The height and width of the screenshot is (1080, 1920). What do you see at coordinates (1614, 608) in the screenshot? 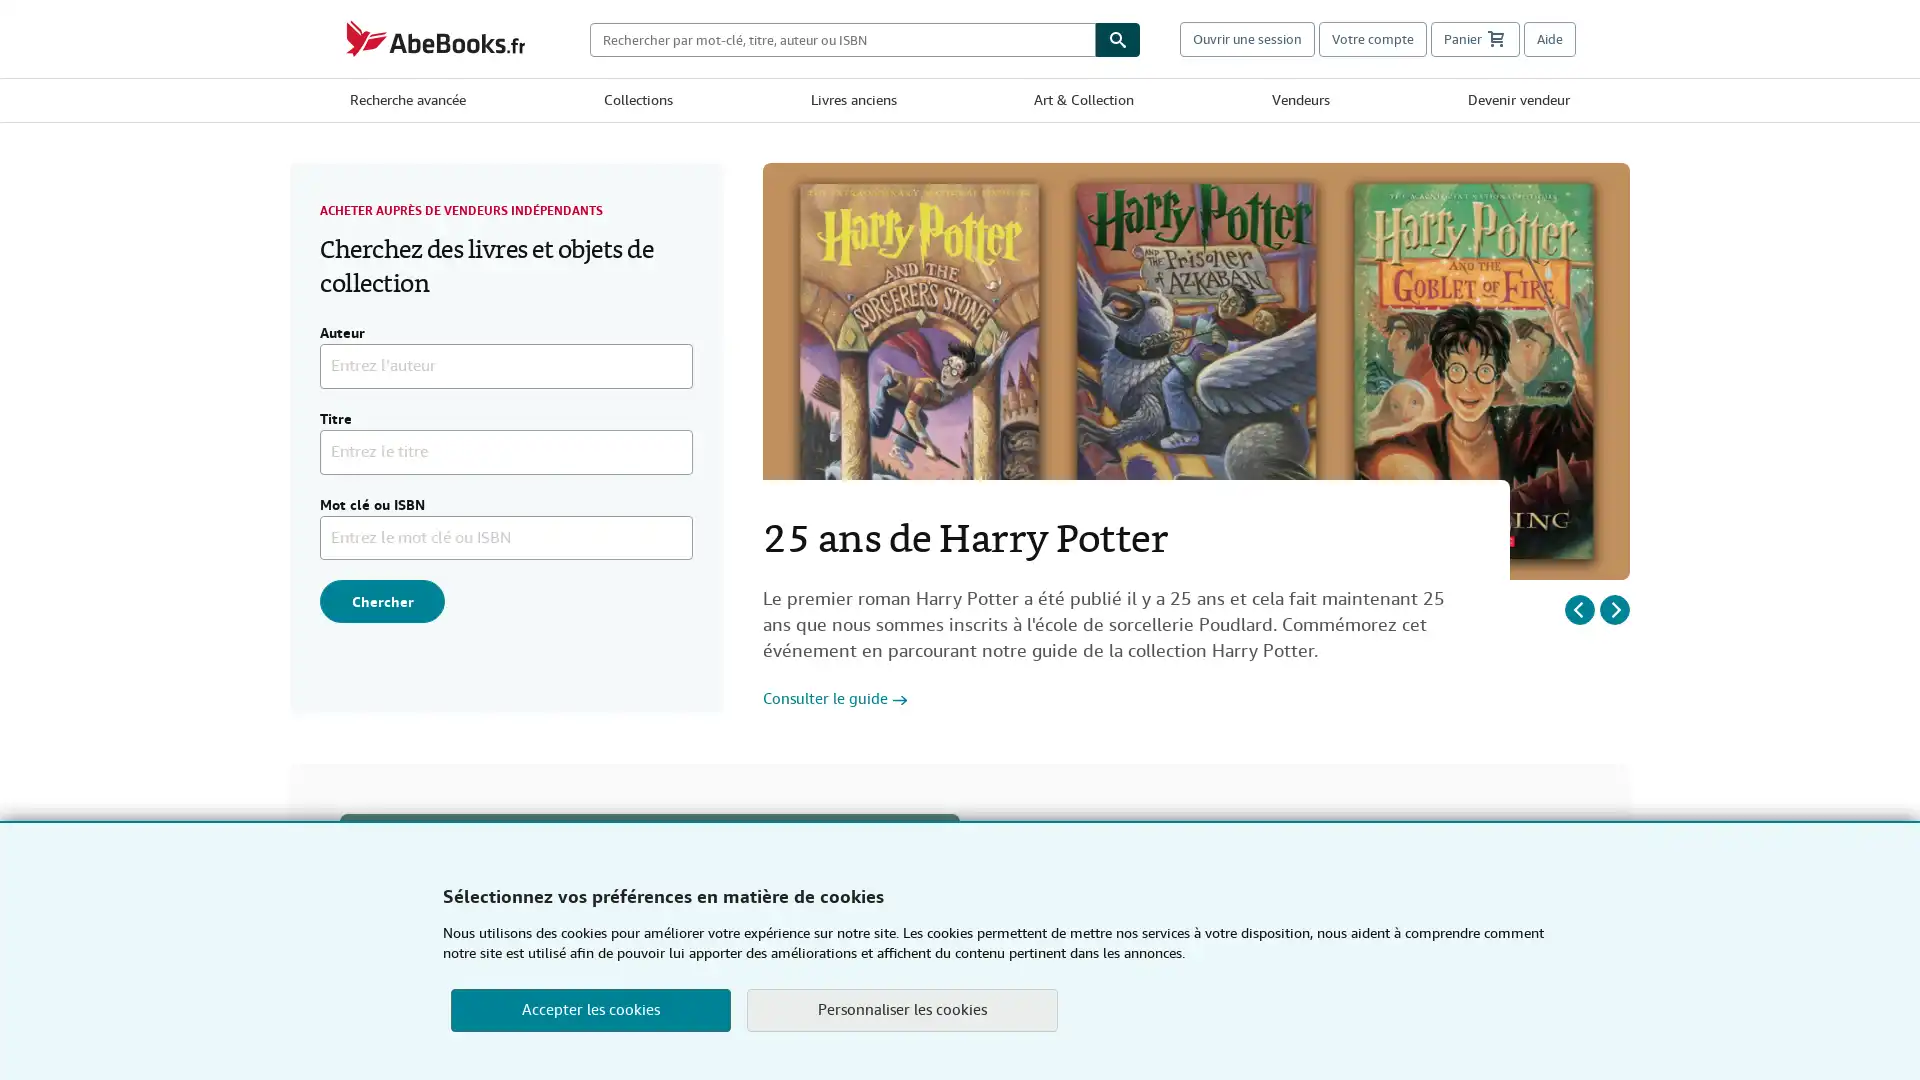
I see `Next` at bounding box center [1614, 608].